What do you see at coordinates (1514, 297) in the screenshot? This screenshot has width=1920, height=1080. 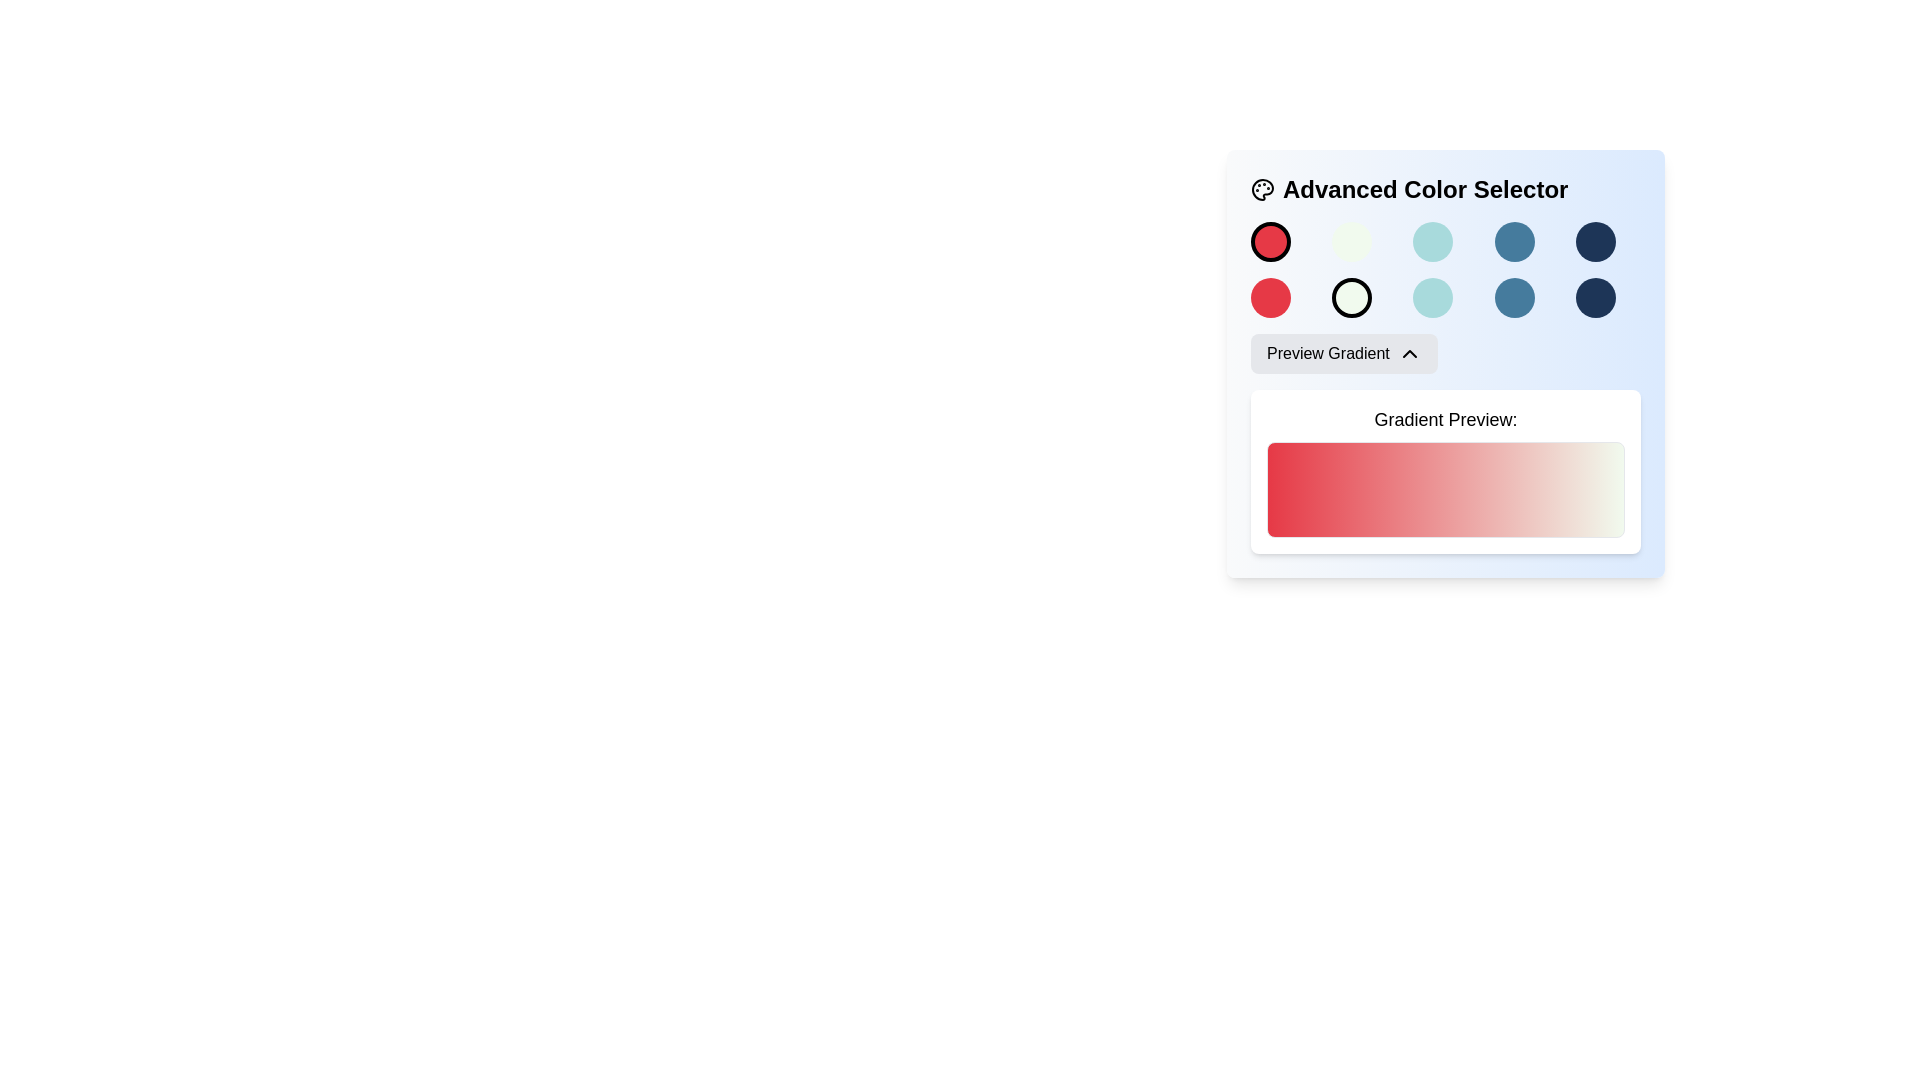 I see `the interactive button for setting the secondary color to #457B9D, positioned in the fourth slot of a grid under the 'Advanced Color Selector'` at bounding box center [1514, 297].